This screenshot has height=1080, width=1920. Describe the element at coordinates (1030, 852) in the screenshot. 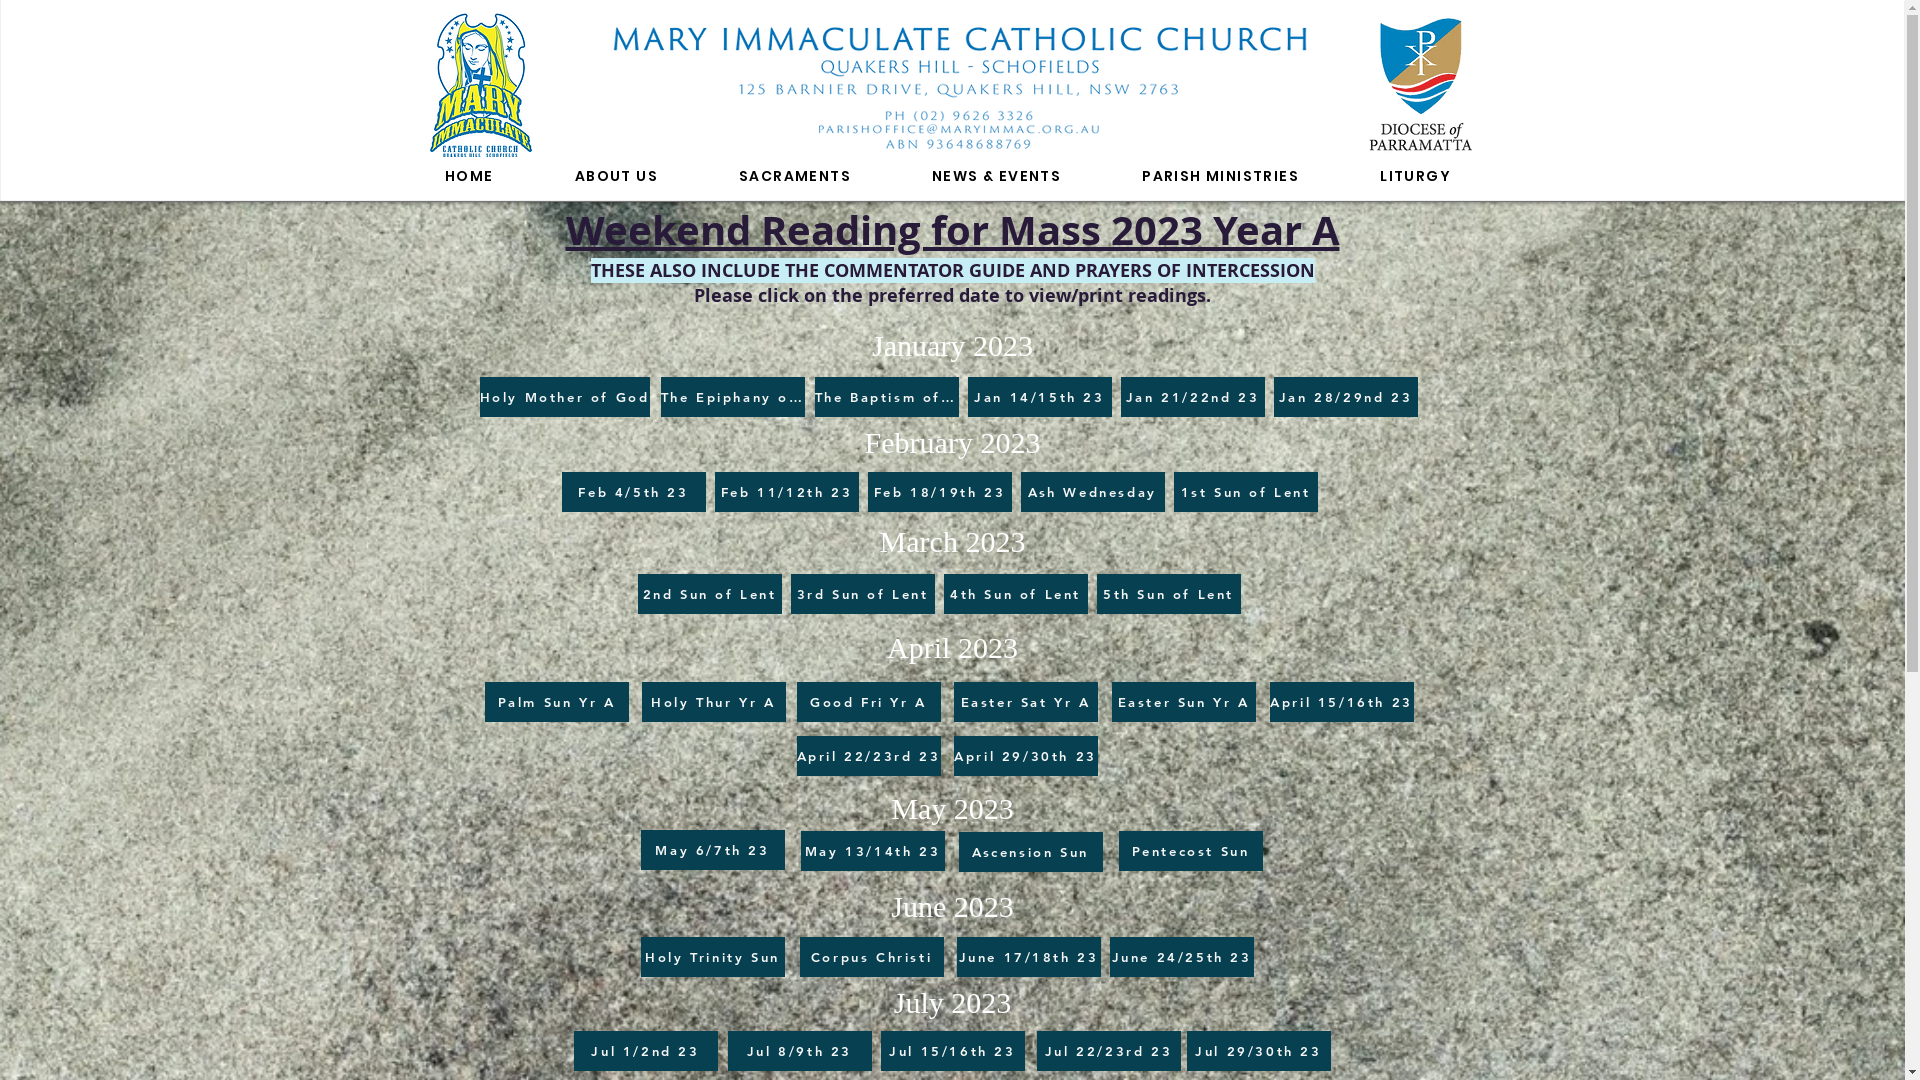

I see `'Ascension Sun'` at that location.